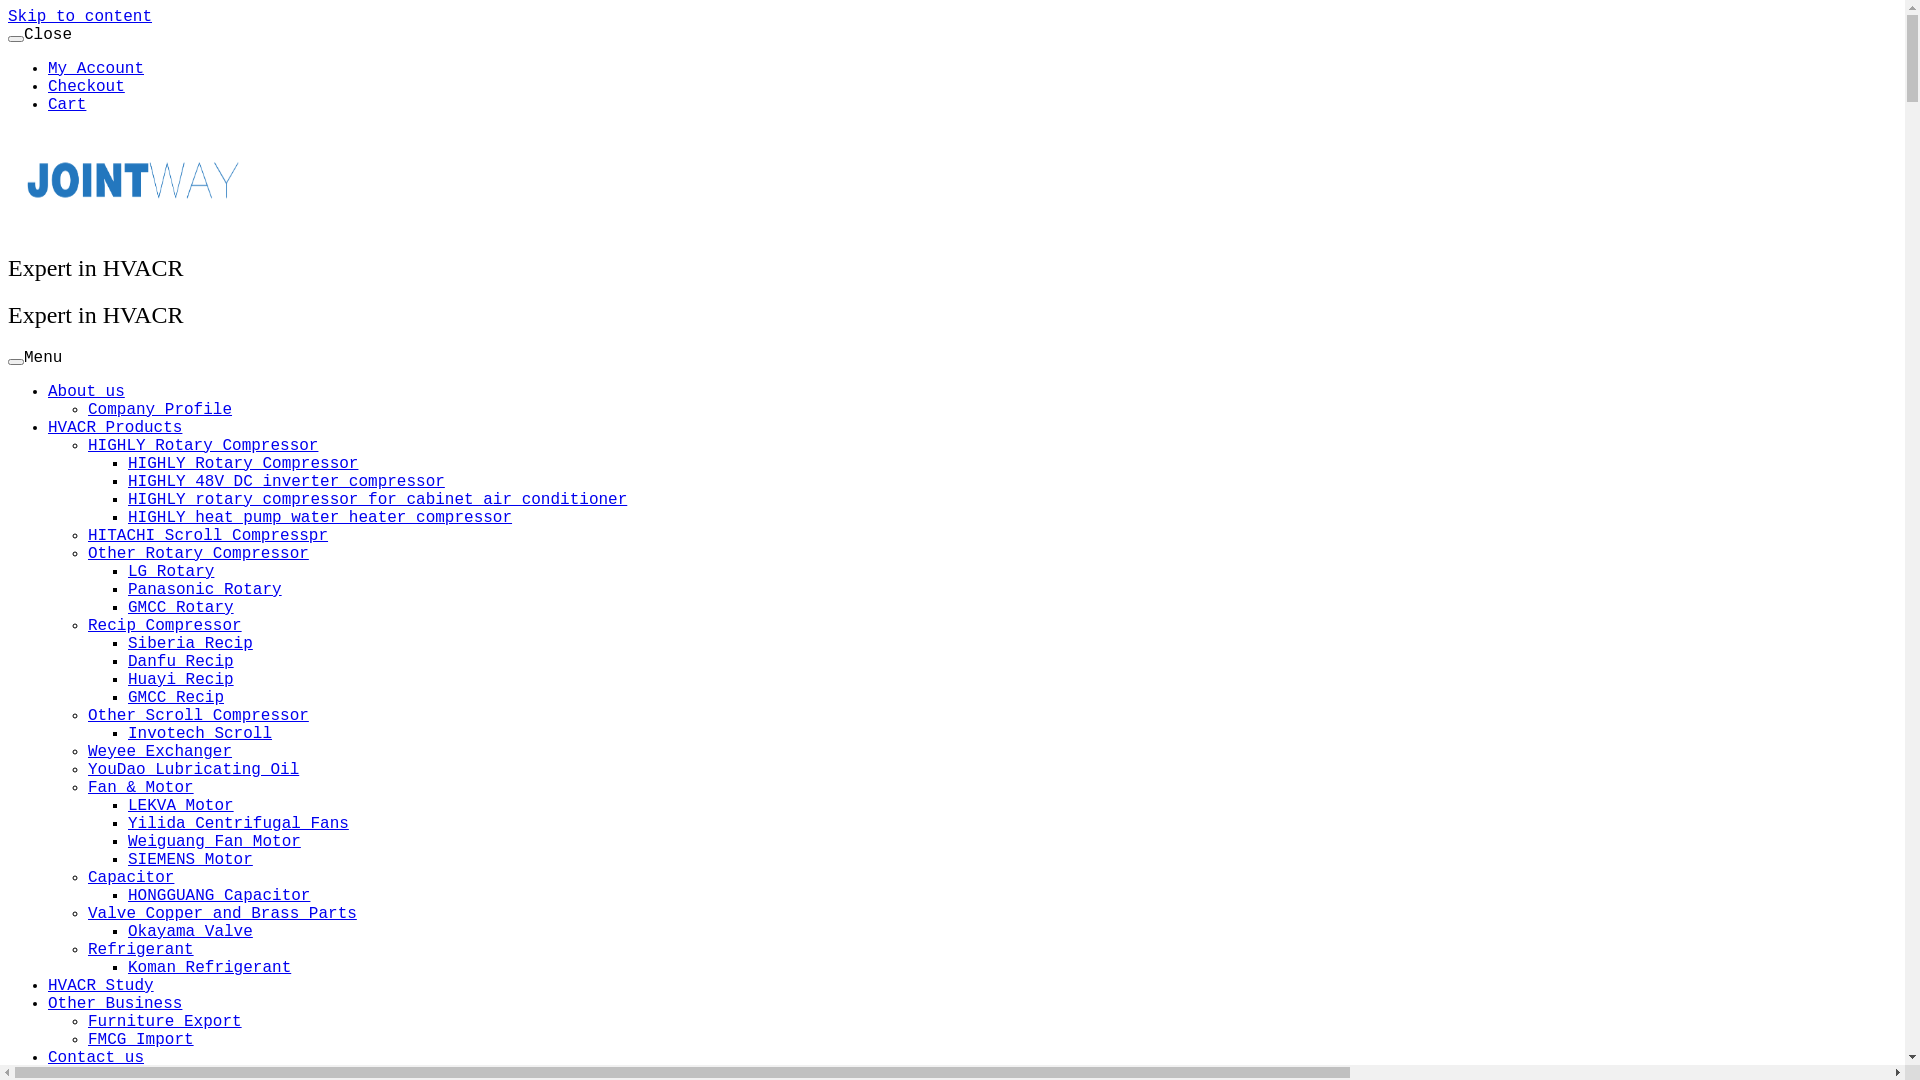 Image resolution: width=1920 pixels, height=1080 pixels. I want to click on 'GMCC Rotary', so click(127, 607).